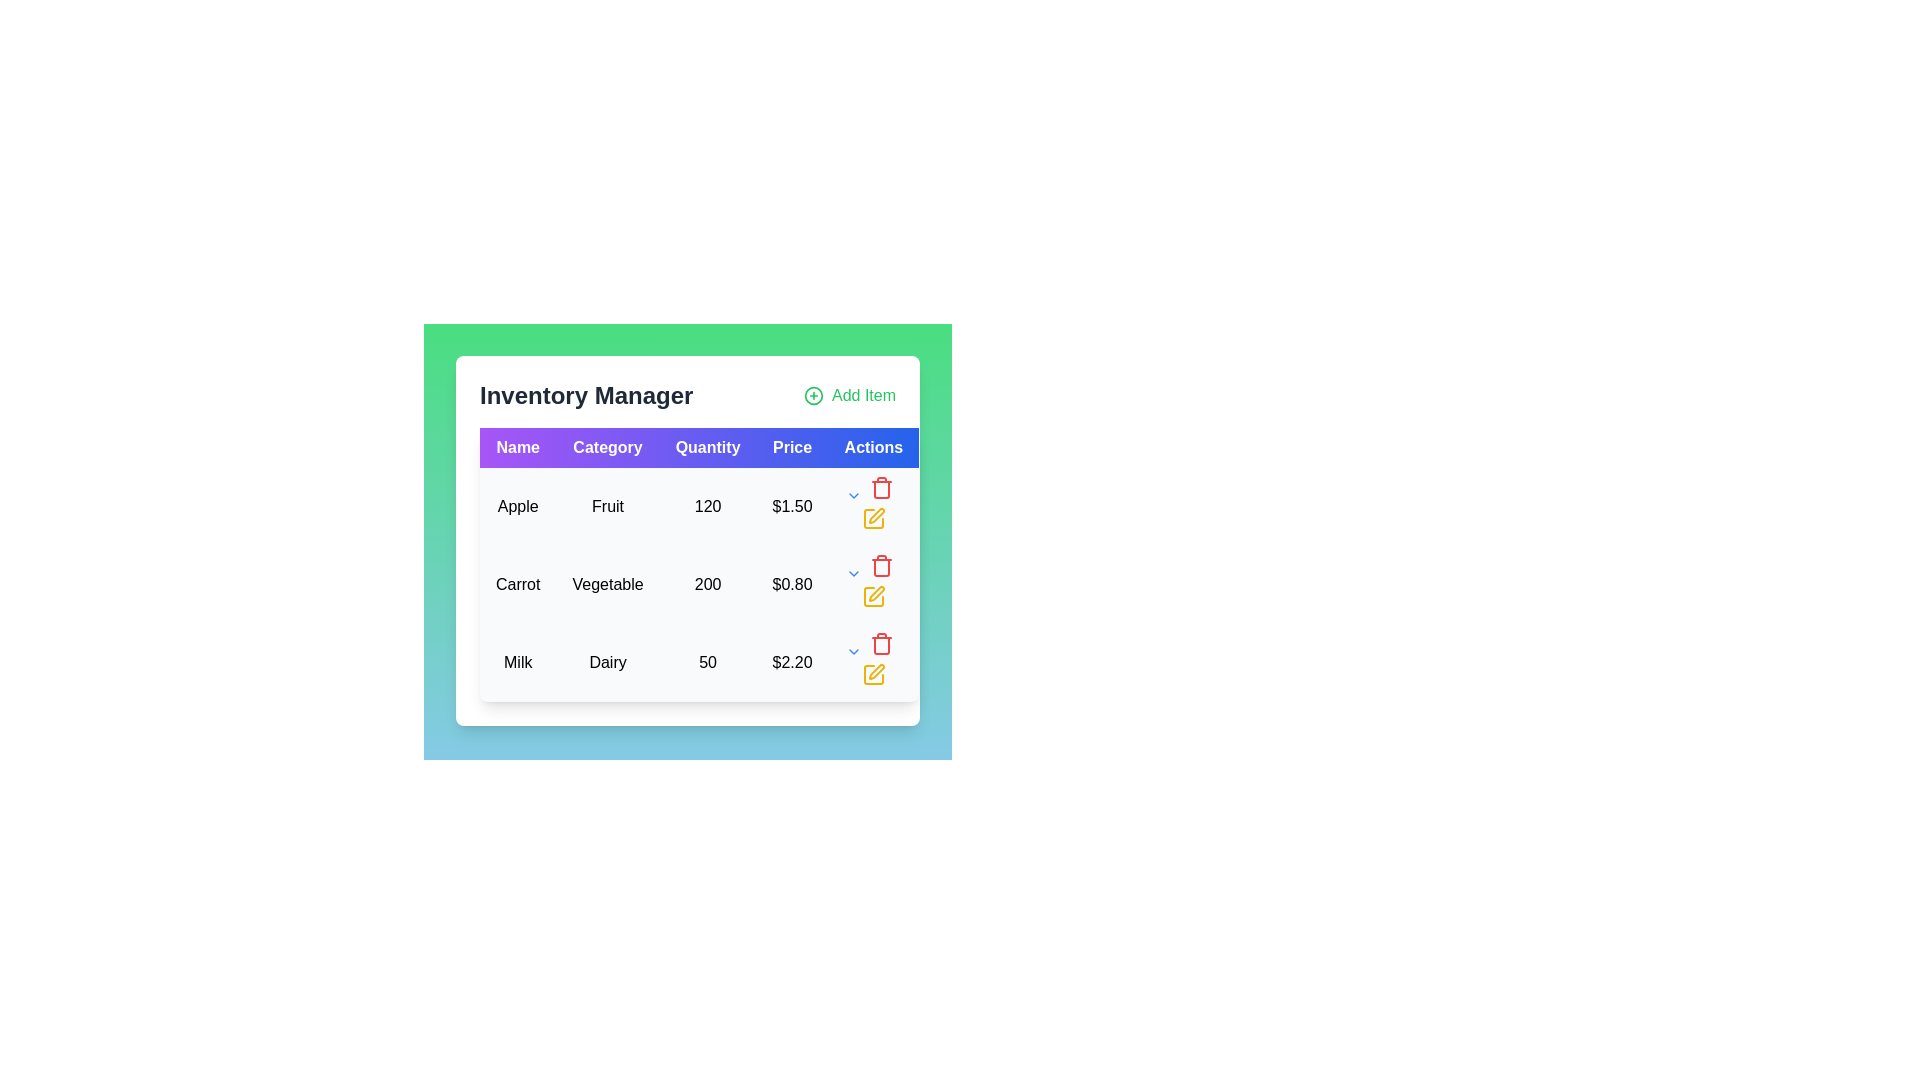 The width and height of the screenshot is (1920, 1080). I want to click on the second row of the table that contains details about 'Carrot', highlighting it, so click(699, 585).